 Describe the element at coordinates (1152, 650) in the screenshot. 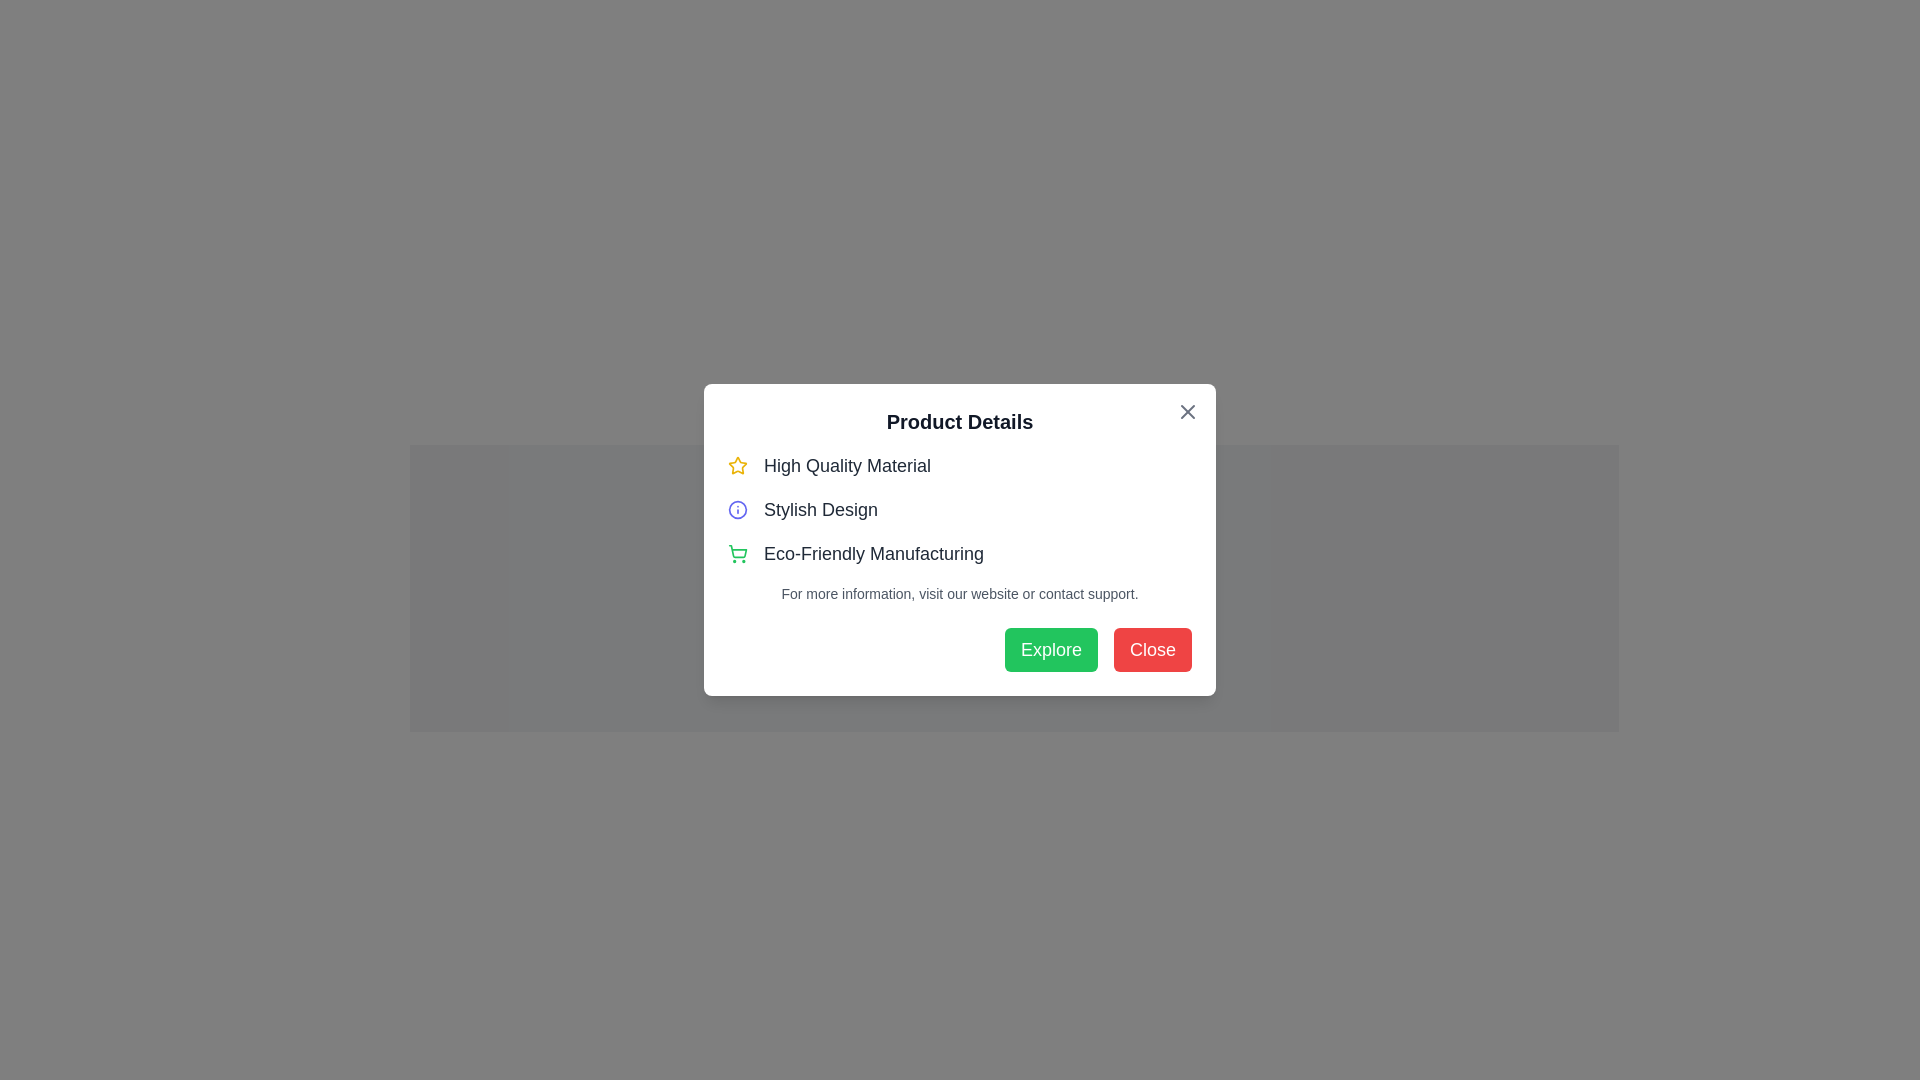

I see `the red 'Close' button located at the bottom-right corner of the dialog box` at that location.